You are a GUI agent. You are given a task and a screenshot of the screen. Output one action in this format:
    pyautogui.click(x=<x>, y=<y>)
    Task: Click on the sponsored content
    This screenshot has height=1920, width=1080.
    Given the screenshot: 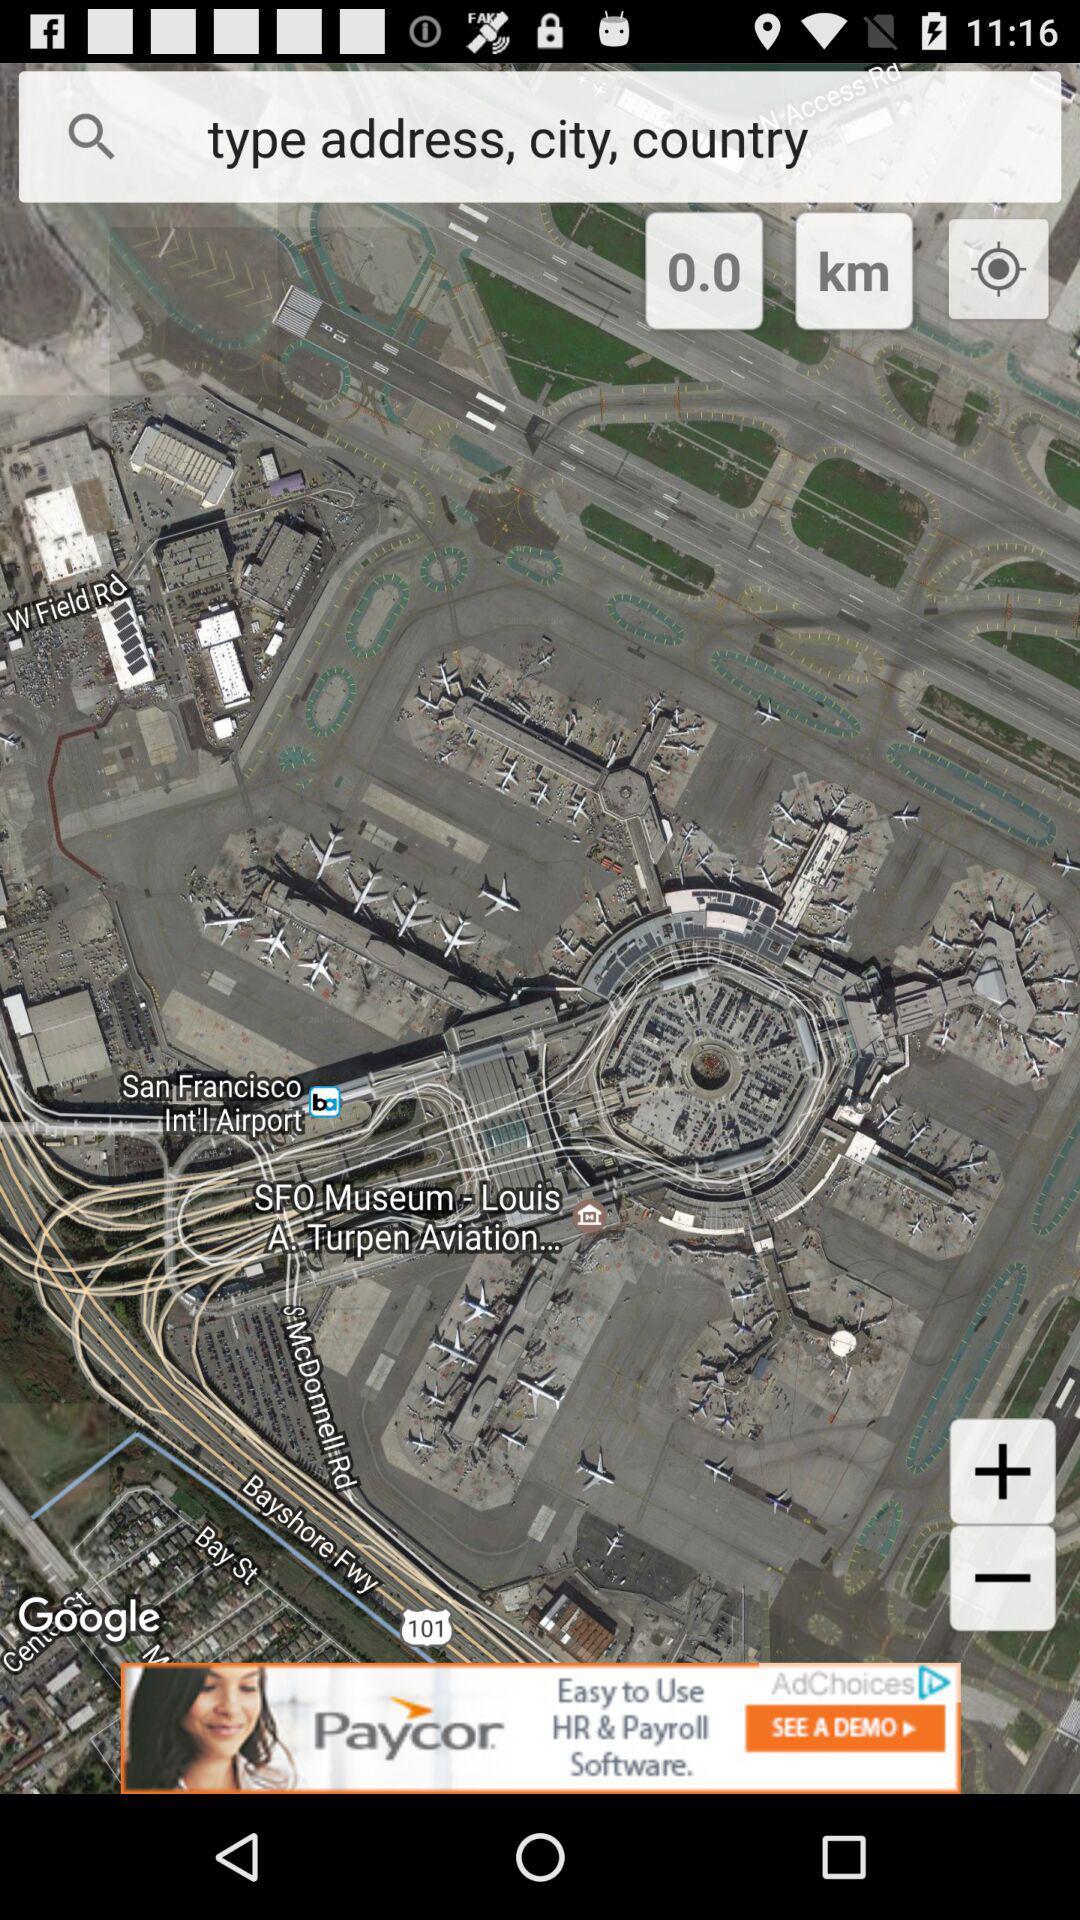 What is the action you would take?
    pyautogui.click(x=540, y=1727)
    